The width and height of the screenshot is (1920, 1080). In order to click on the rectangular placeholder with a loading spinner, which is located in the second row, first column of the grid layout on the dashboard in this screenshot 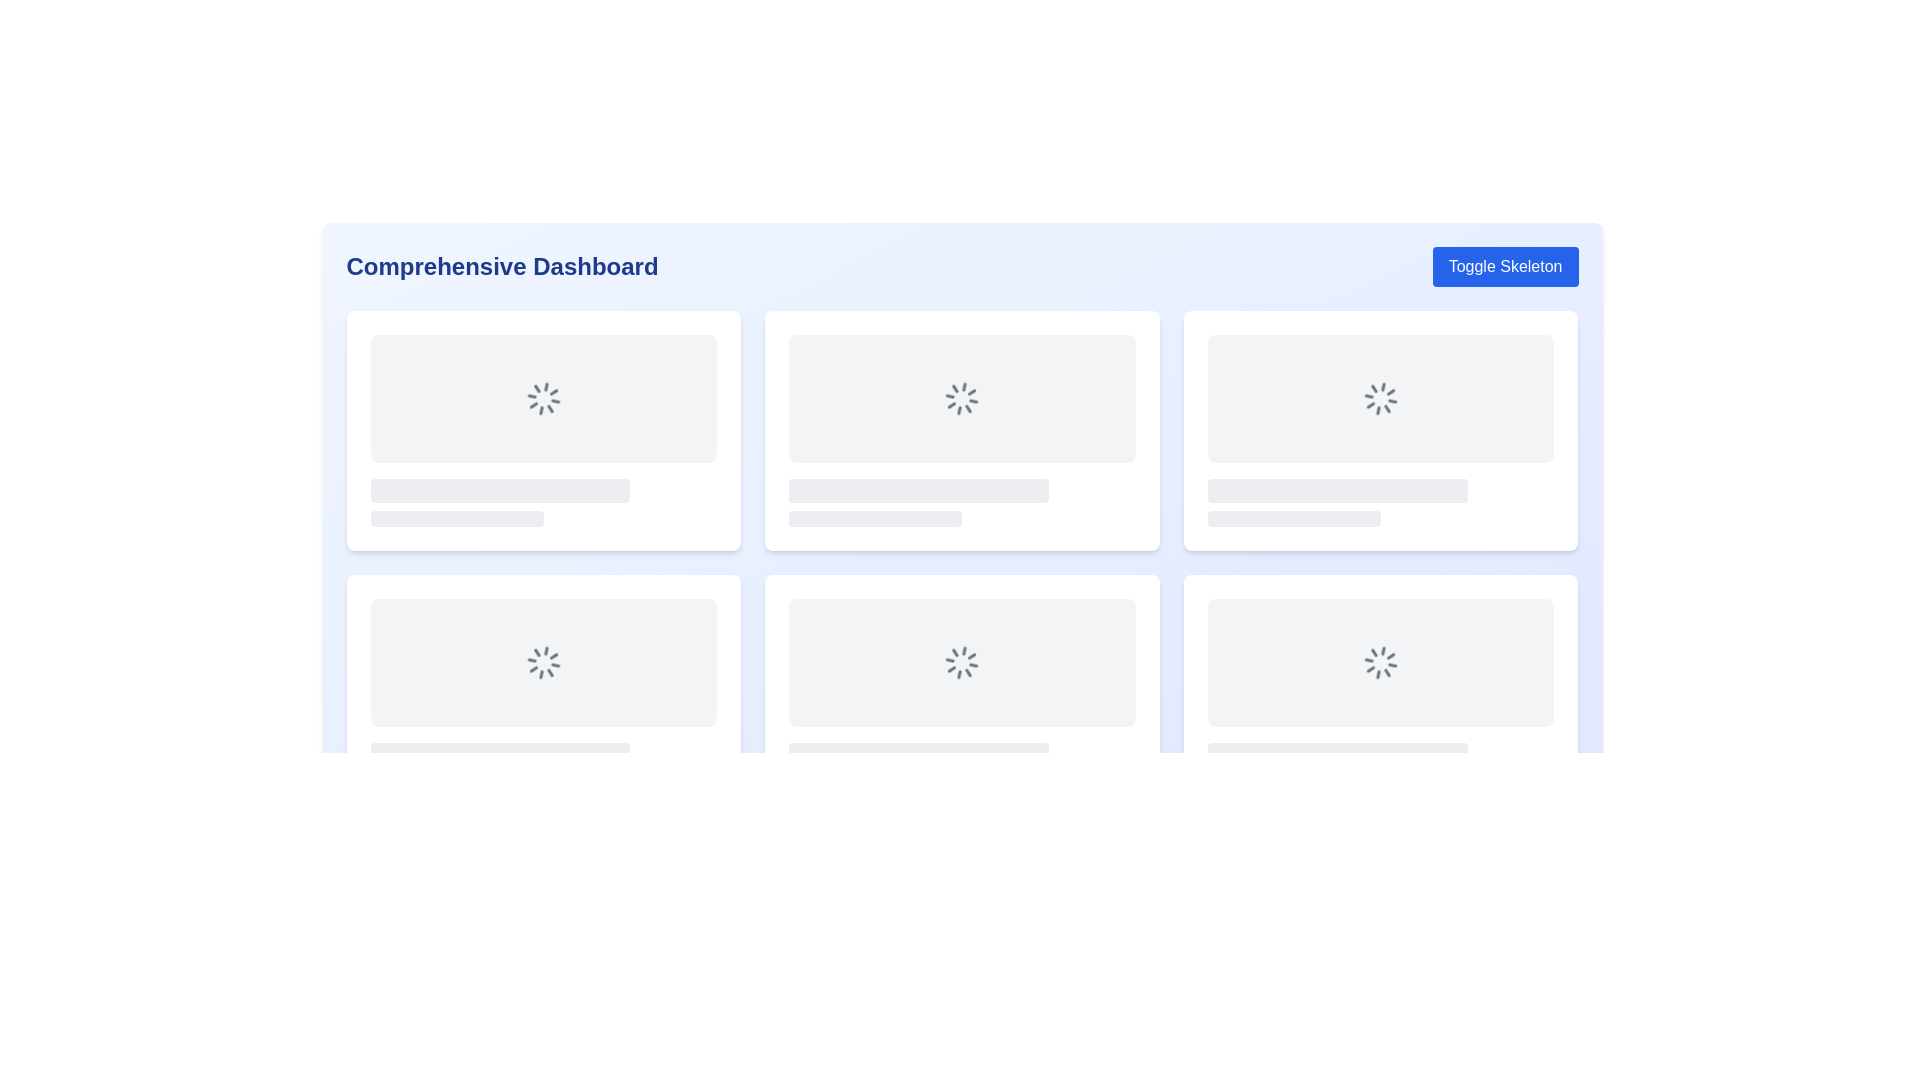, I will do `click(543, 663)`.